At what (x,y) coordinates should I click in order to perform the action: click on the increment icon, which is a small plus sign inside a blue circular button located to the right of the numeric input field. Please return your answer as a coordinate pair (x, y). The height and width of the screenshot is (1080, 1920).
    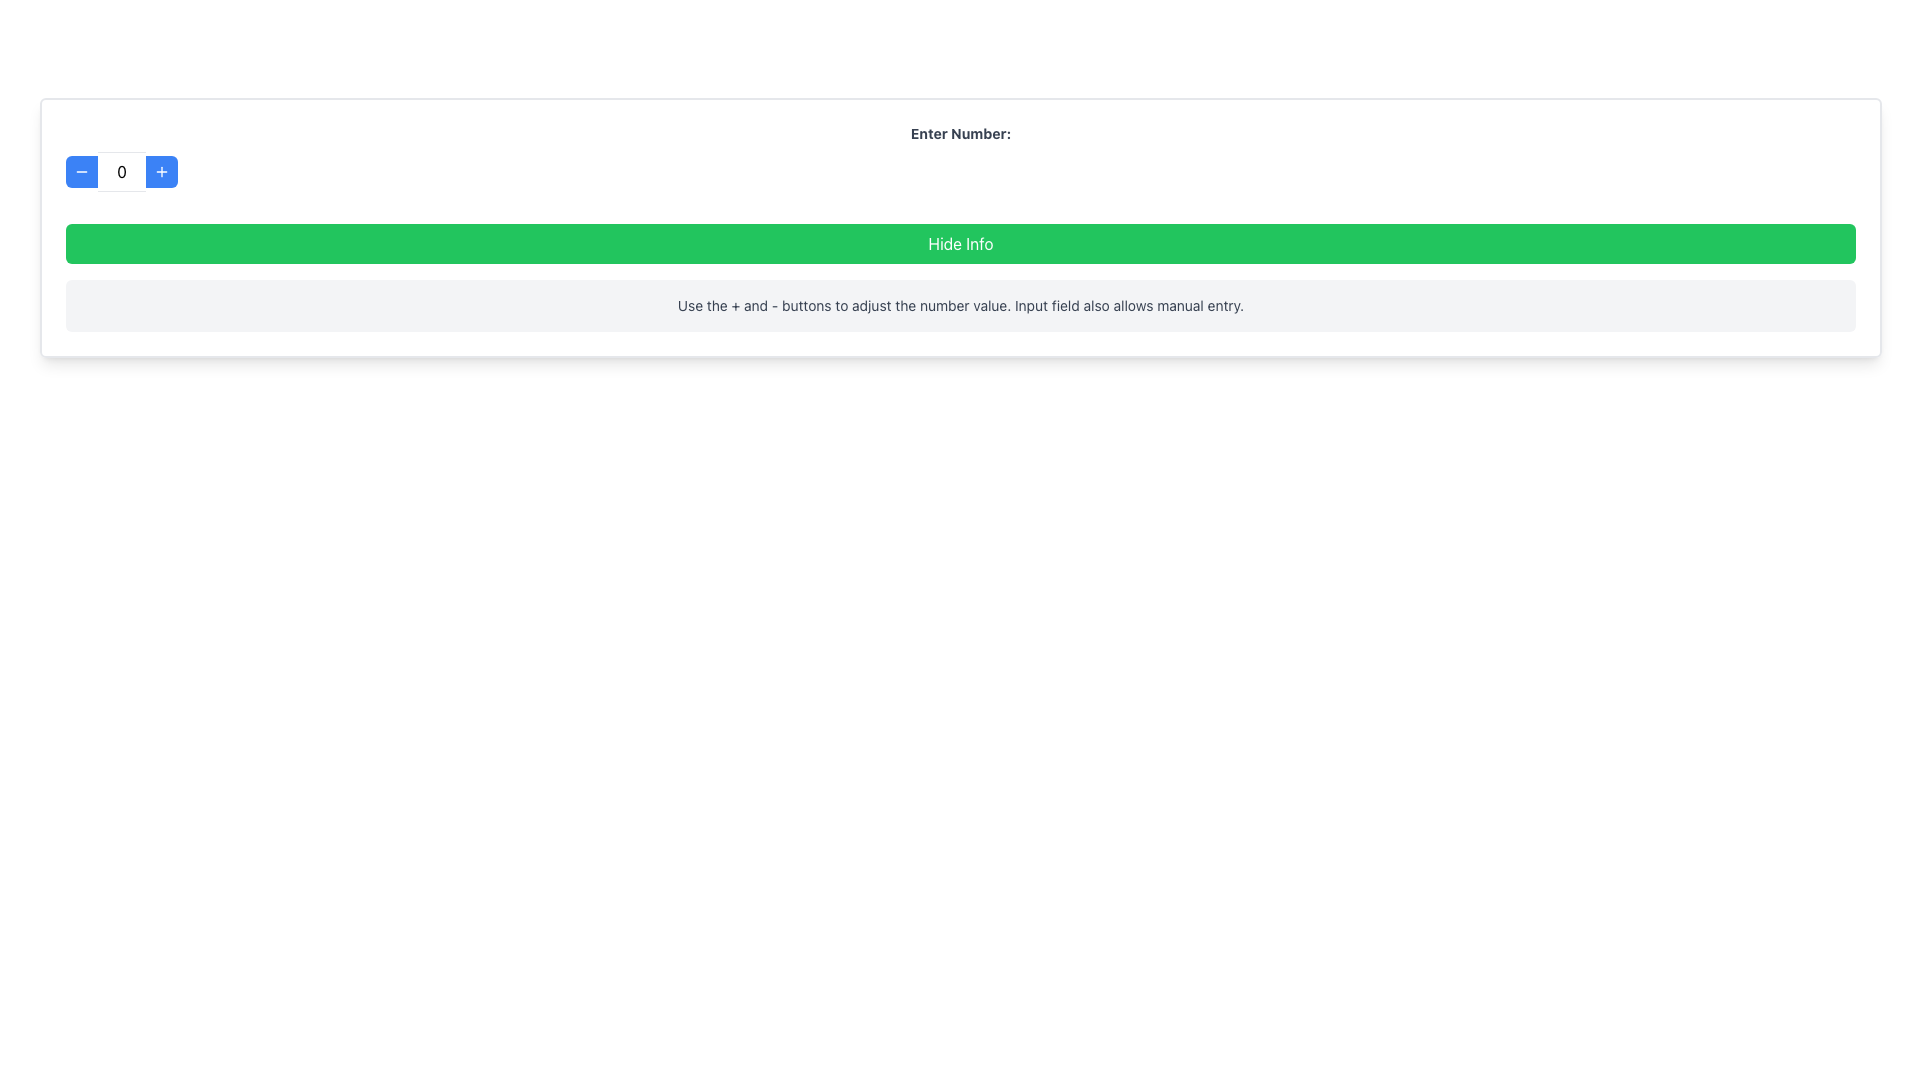
    Looking at the image, I should click on (162, 171).